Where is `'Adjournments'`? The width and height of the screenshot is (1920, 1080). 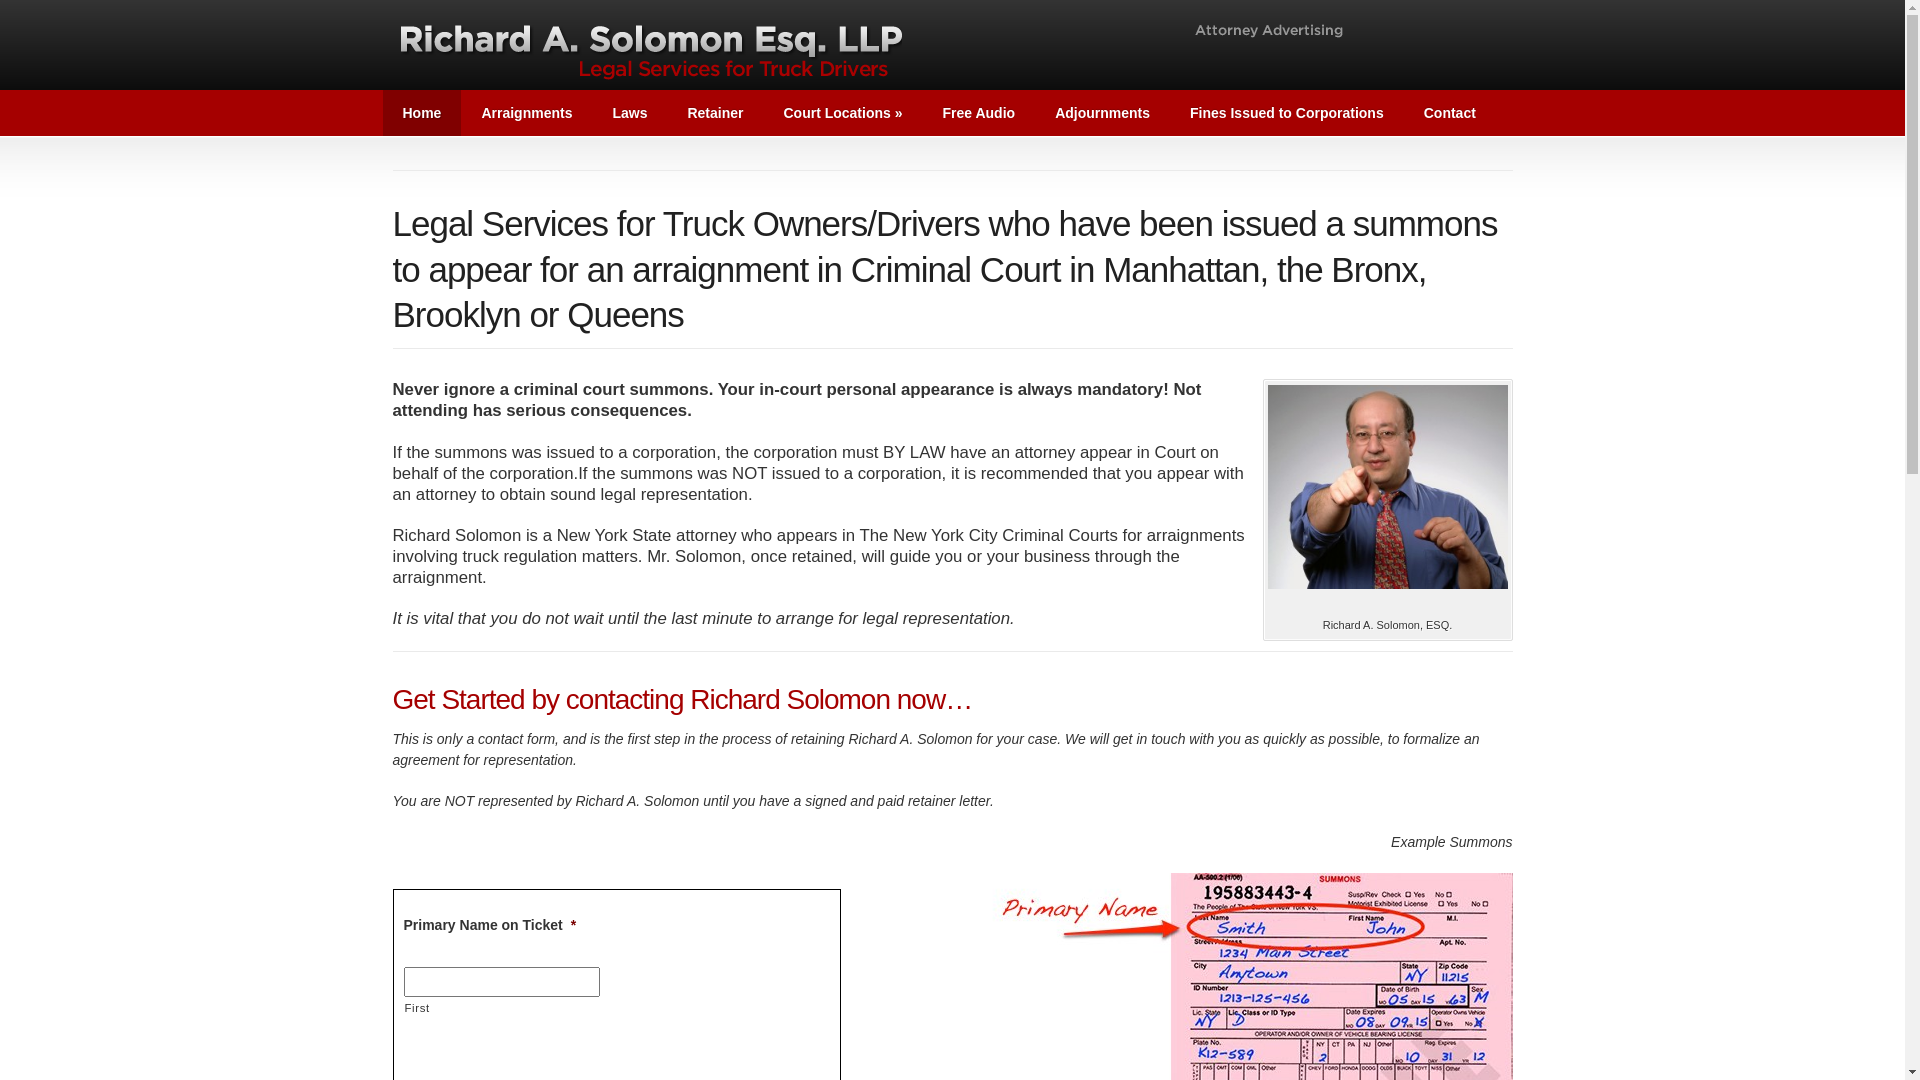 'Adjournments' is located at coordinates (1101, 112).